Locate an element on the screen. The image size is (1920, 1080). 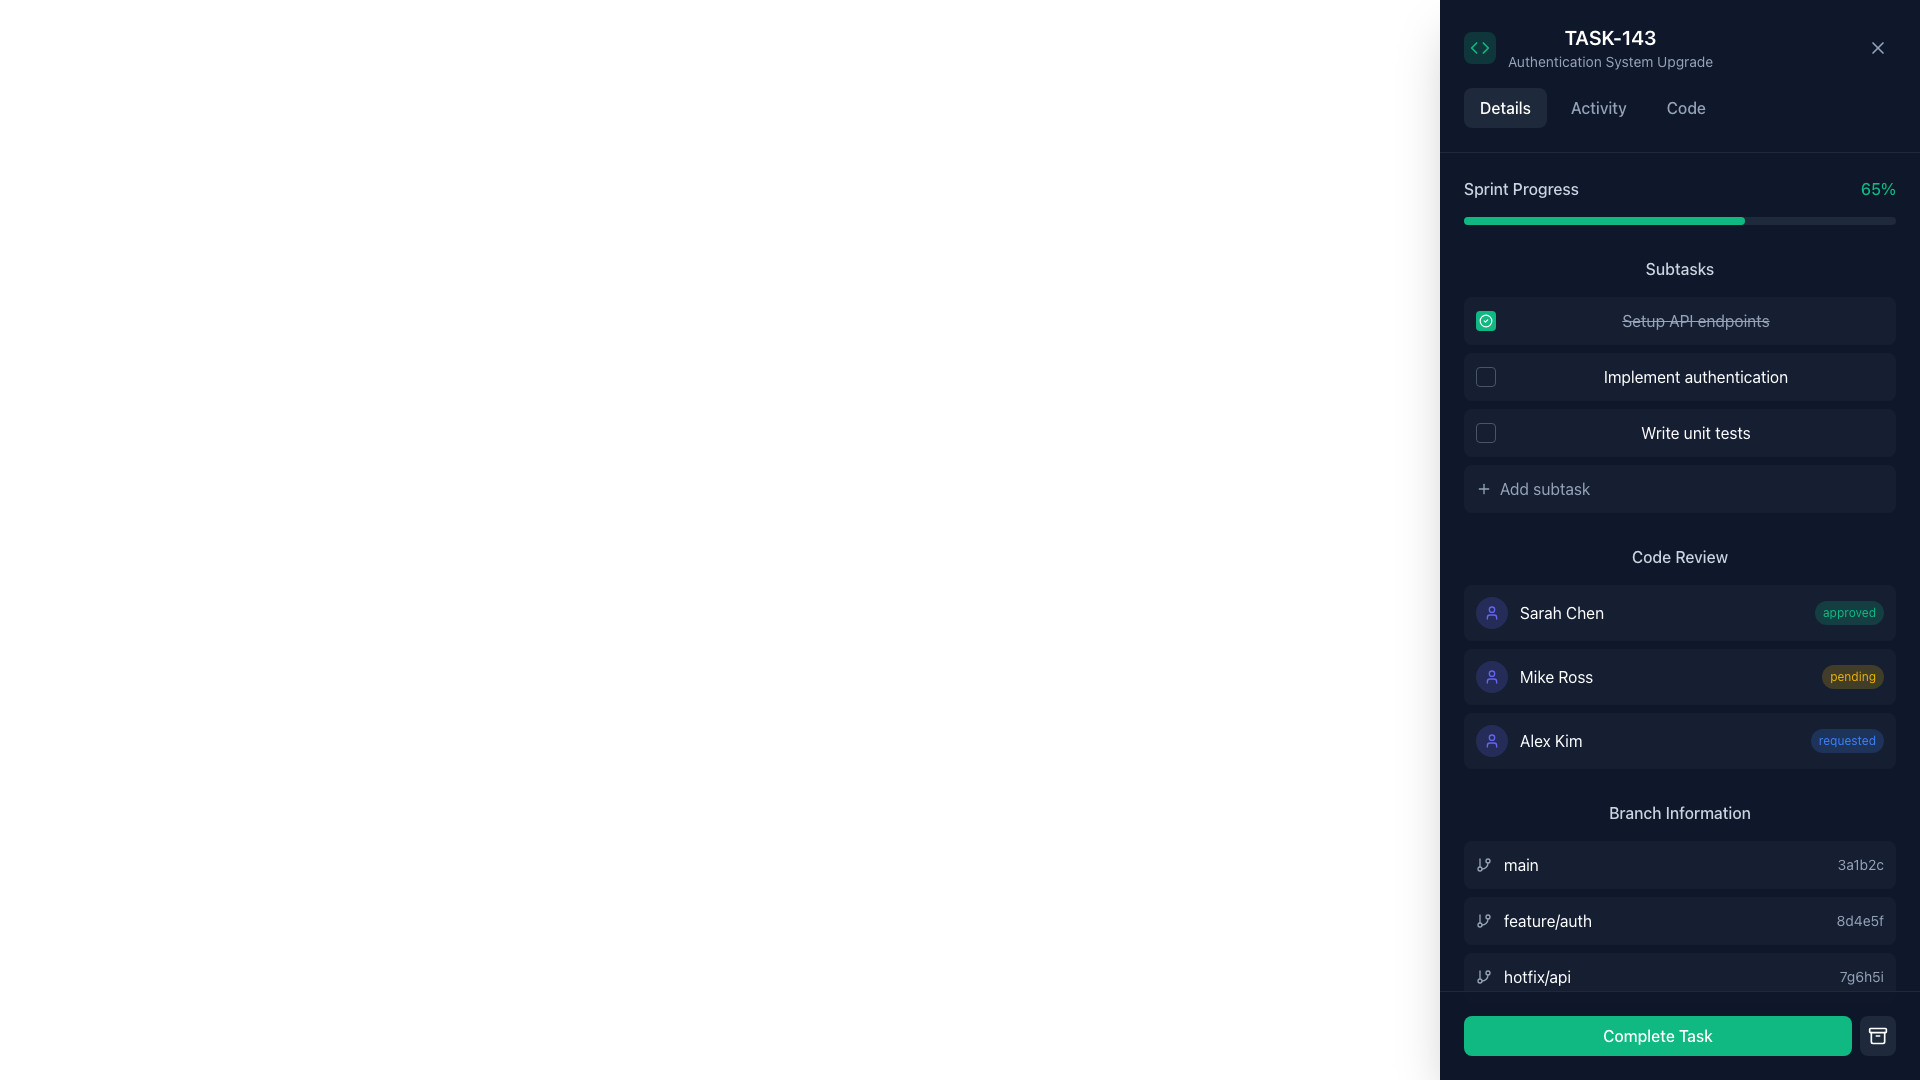
the Text Label displaying the name 'Mike Ross' in the 'Code Review' section, which is positioned between 'Sarah Chen' and 'Alex Kim', with a user silhouette icon on the left is located at coordinates (1555, 676).